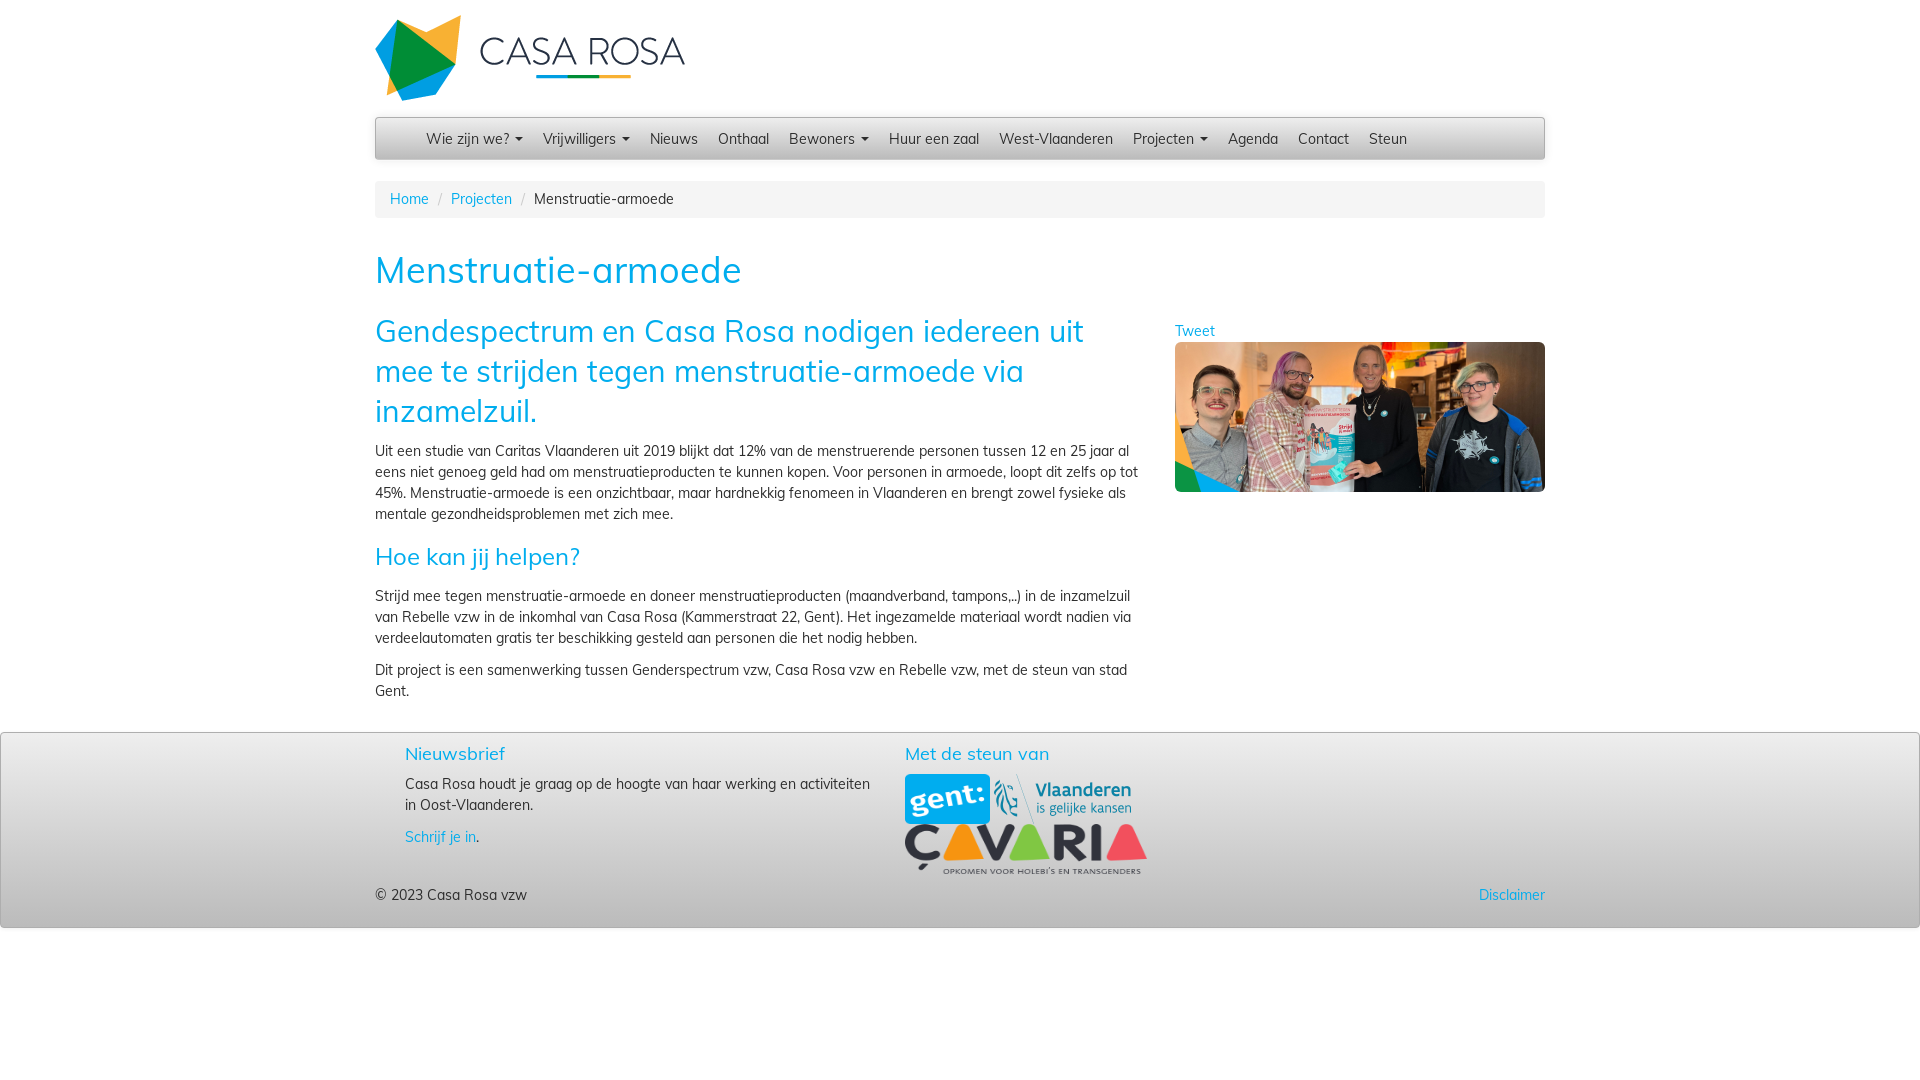 The image size is (1920, 1080). Describe the element at coordinates (933, 137) in the screenshot. I see `'Huur een zaal'` at that location.